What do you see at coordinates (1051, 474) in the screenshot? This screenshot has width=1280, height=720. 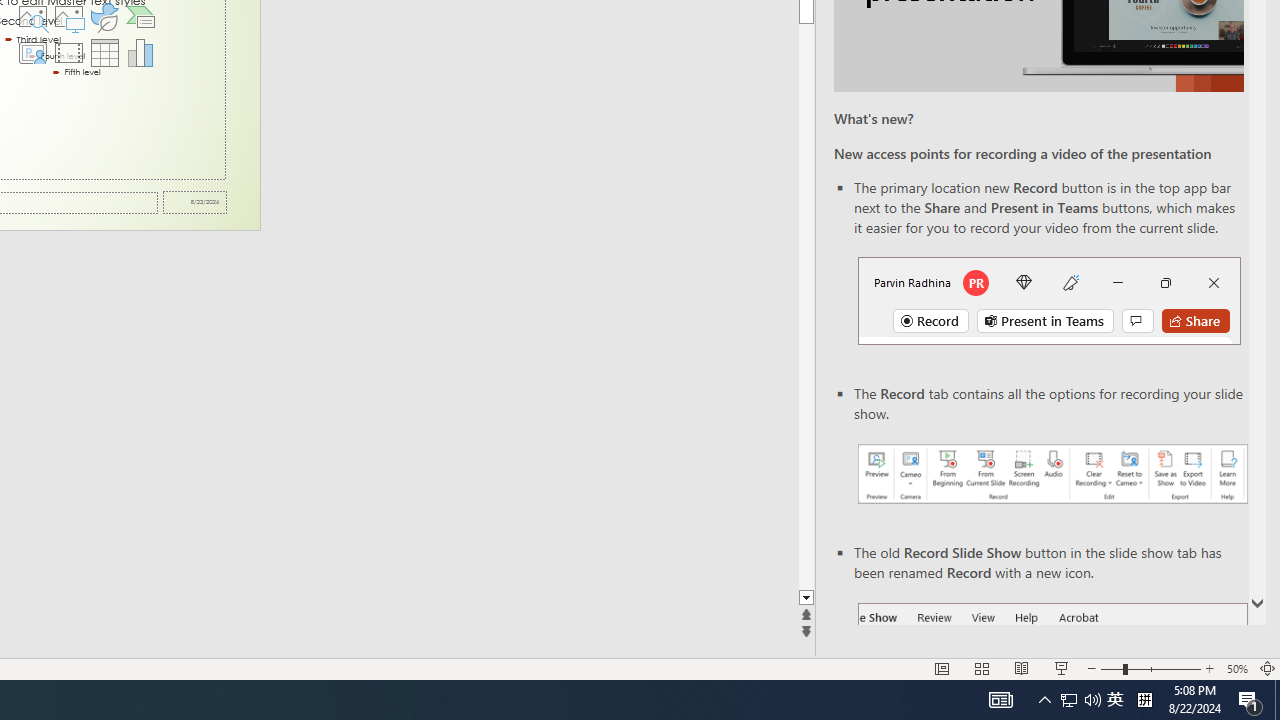 I see `'Record your presentations screenshot one'` at bounding box center [1051, 474].